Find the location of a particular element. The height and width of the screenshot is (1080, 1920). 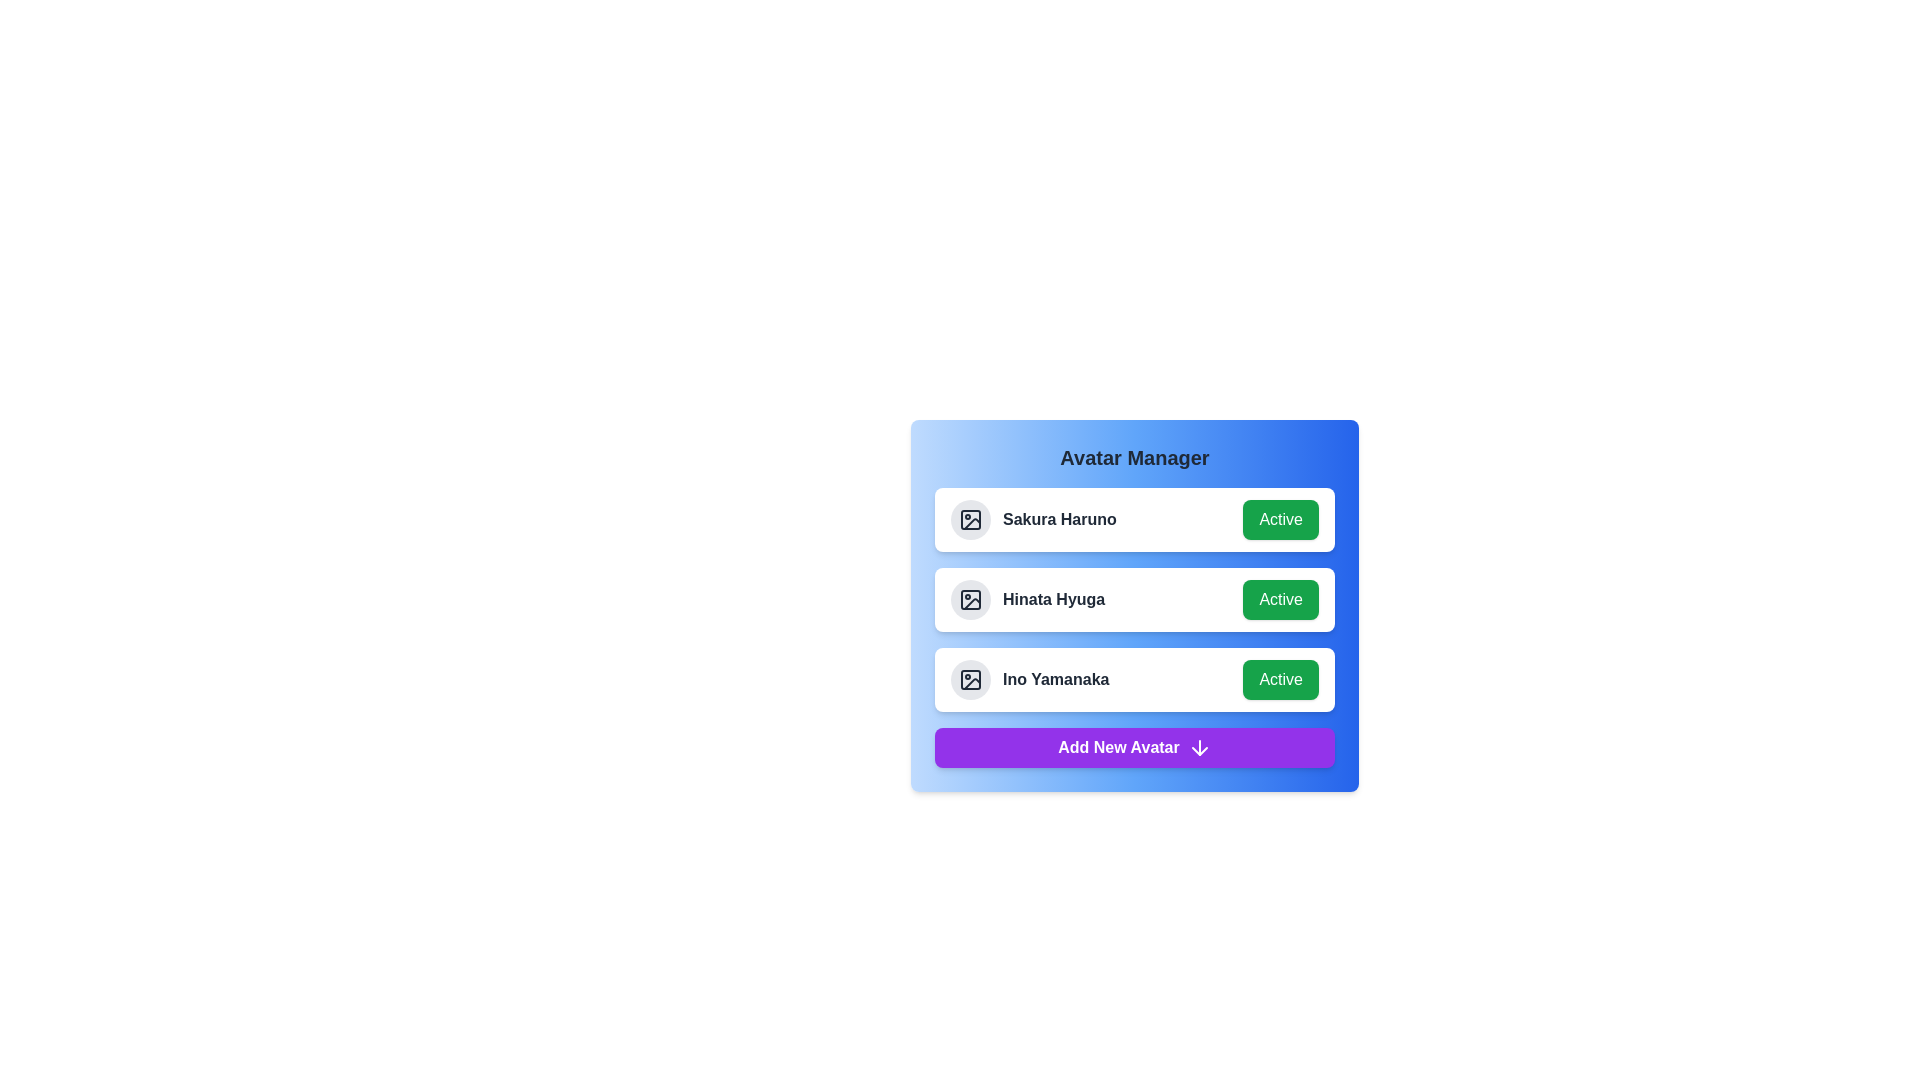

the circular gray Image placeholder icon located to the left of the name 'Hinata Hyuga' in the Avatar Manager section is located at coordinates (970, 599).